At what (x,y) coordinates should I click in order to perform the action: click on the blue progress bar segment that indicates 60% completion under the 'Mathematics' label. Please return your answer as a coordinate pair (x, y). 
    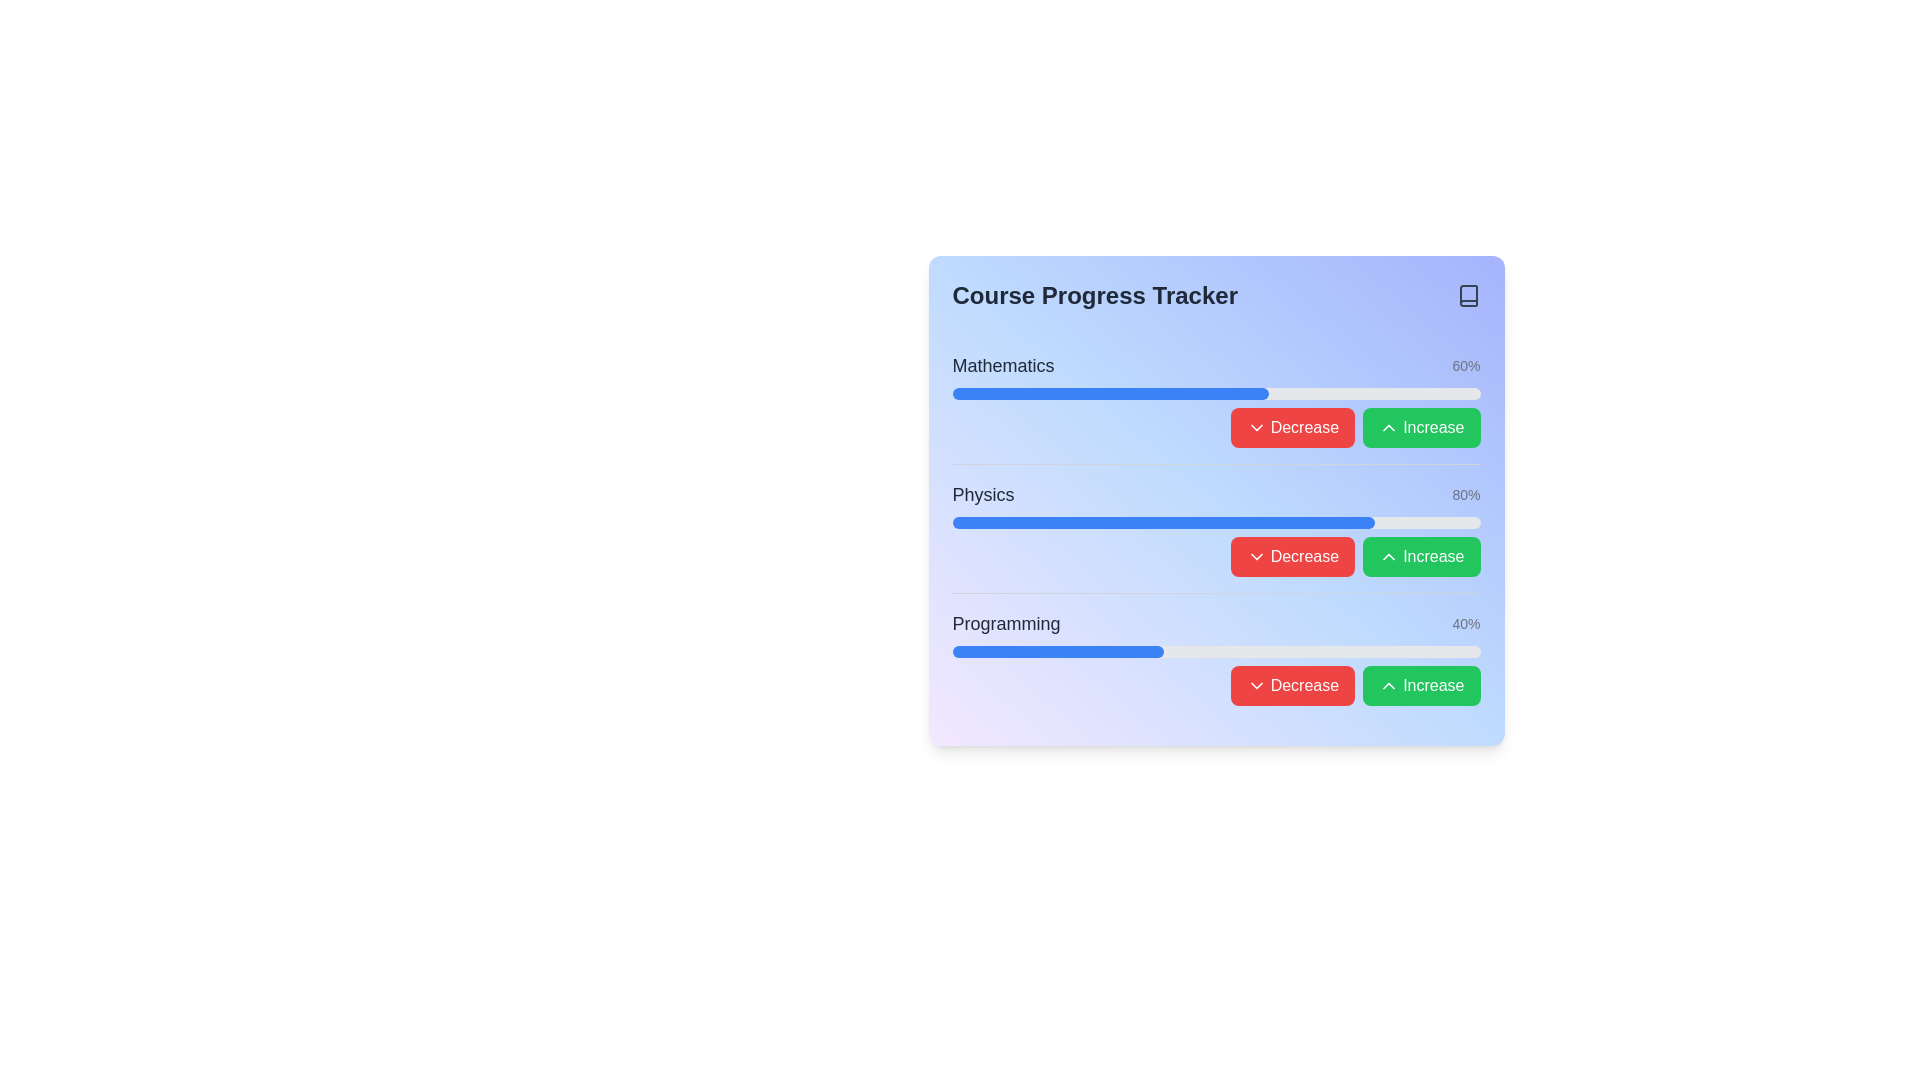
    Looking at the image, I should click on (1109, 393).